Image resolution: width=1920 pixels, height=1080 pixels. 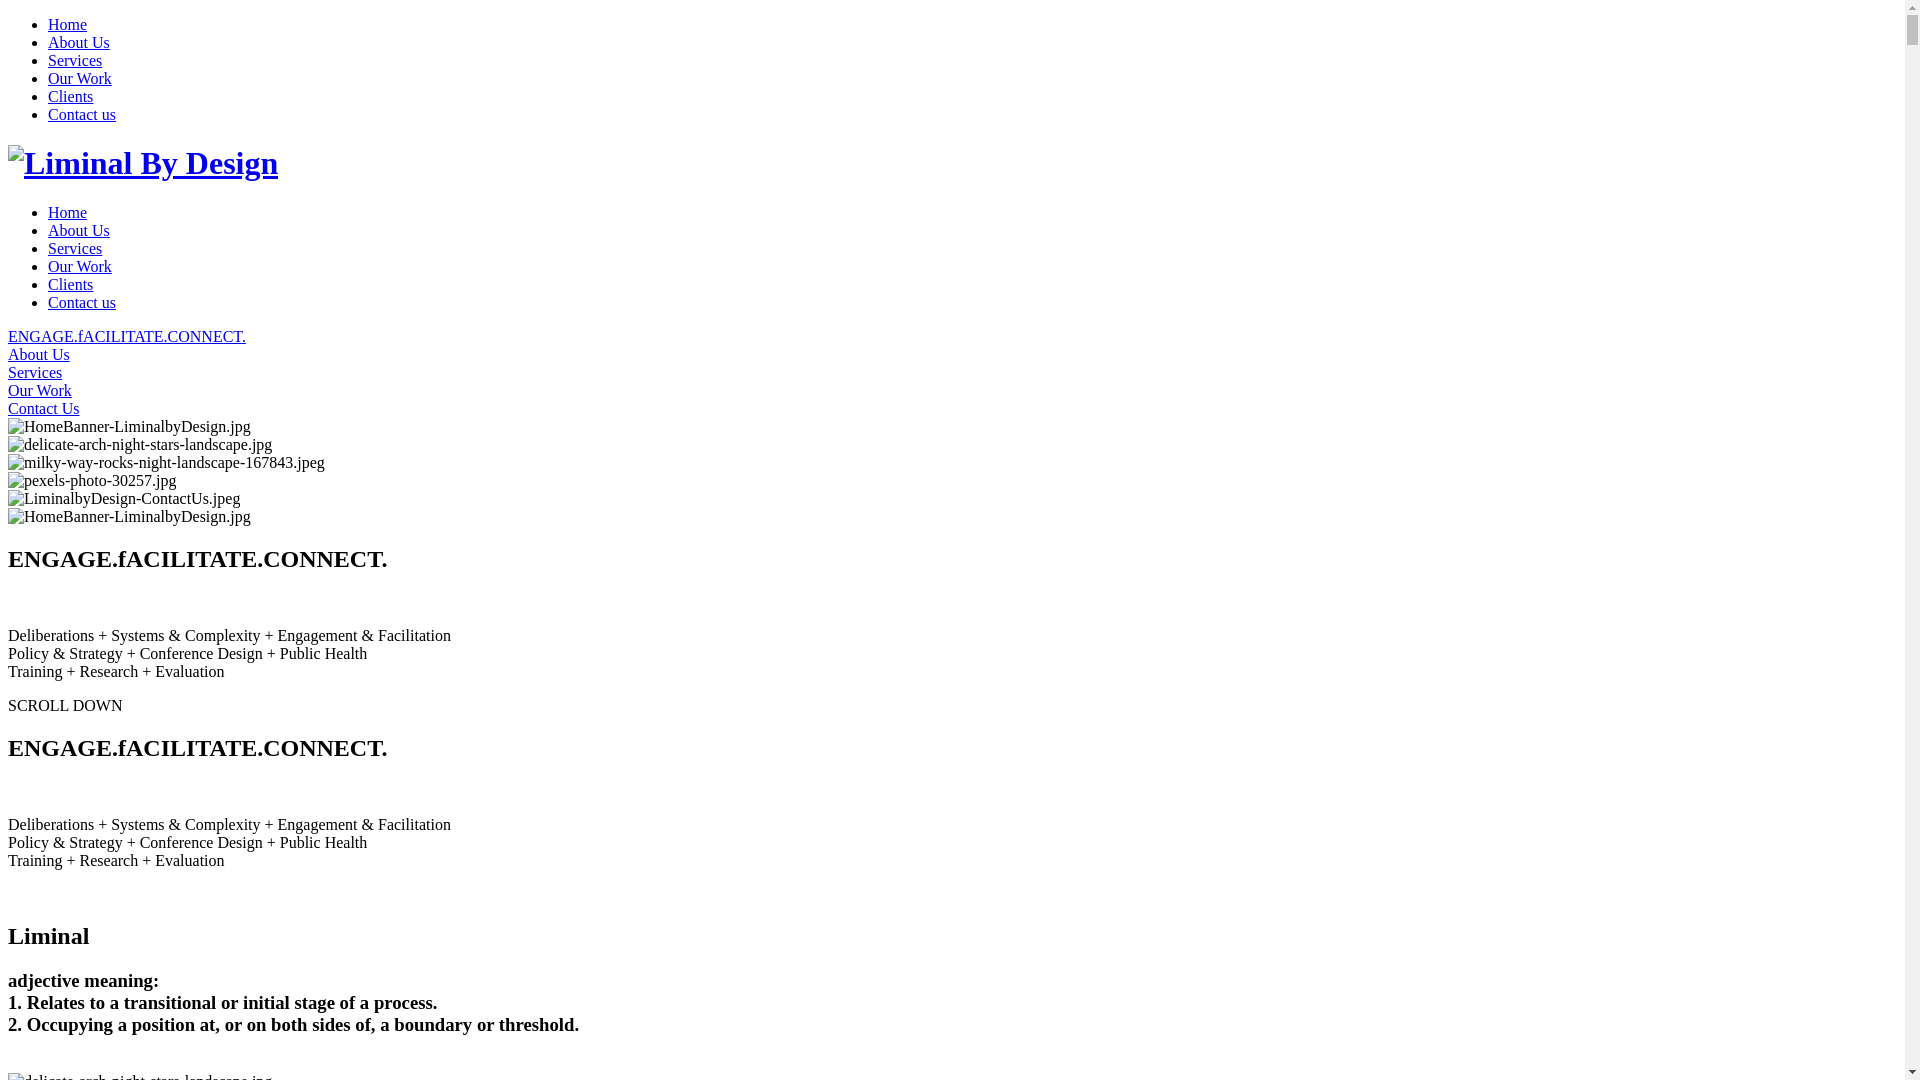 What do you see at coordinates (80, 265) in the screenshot?
I see `'Our Work'` at bounding box center [80, 265].